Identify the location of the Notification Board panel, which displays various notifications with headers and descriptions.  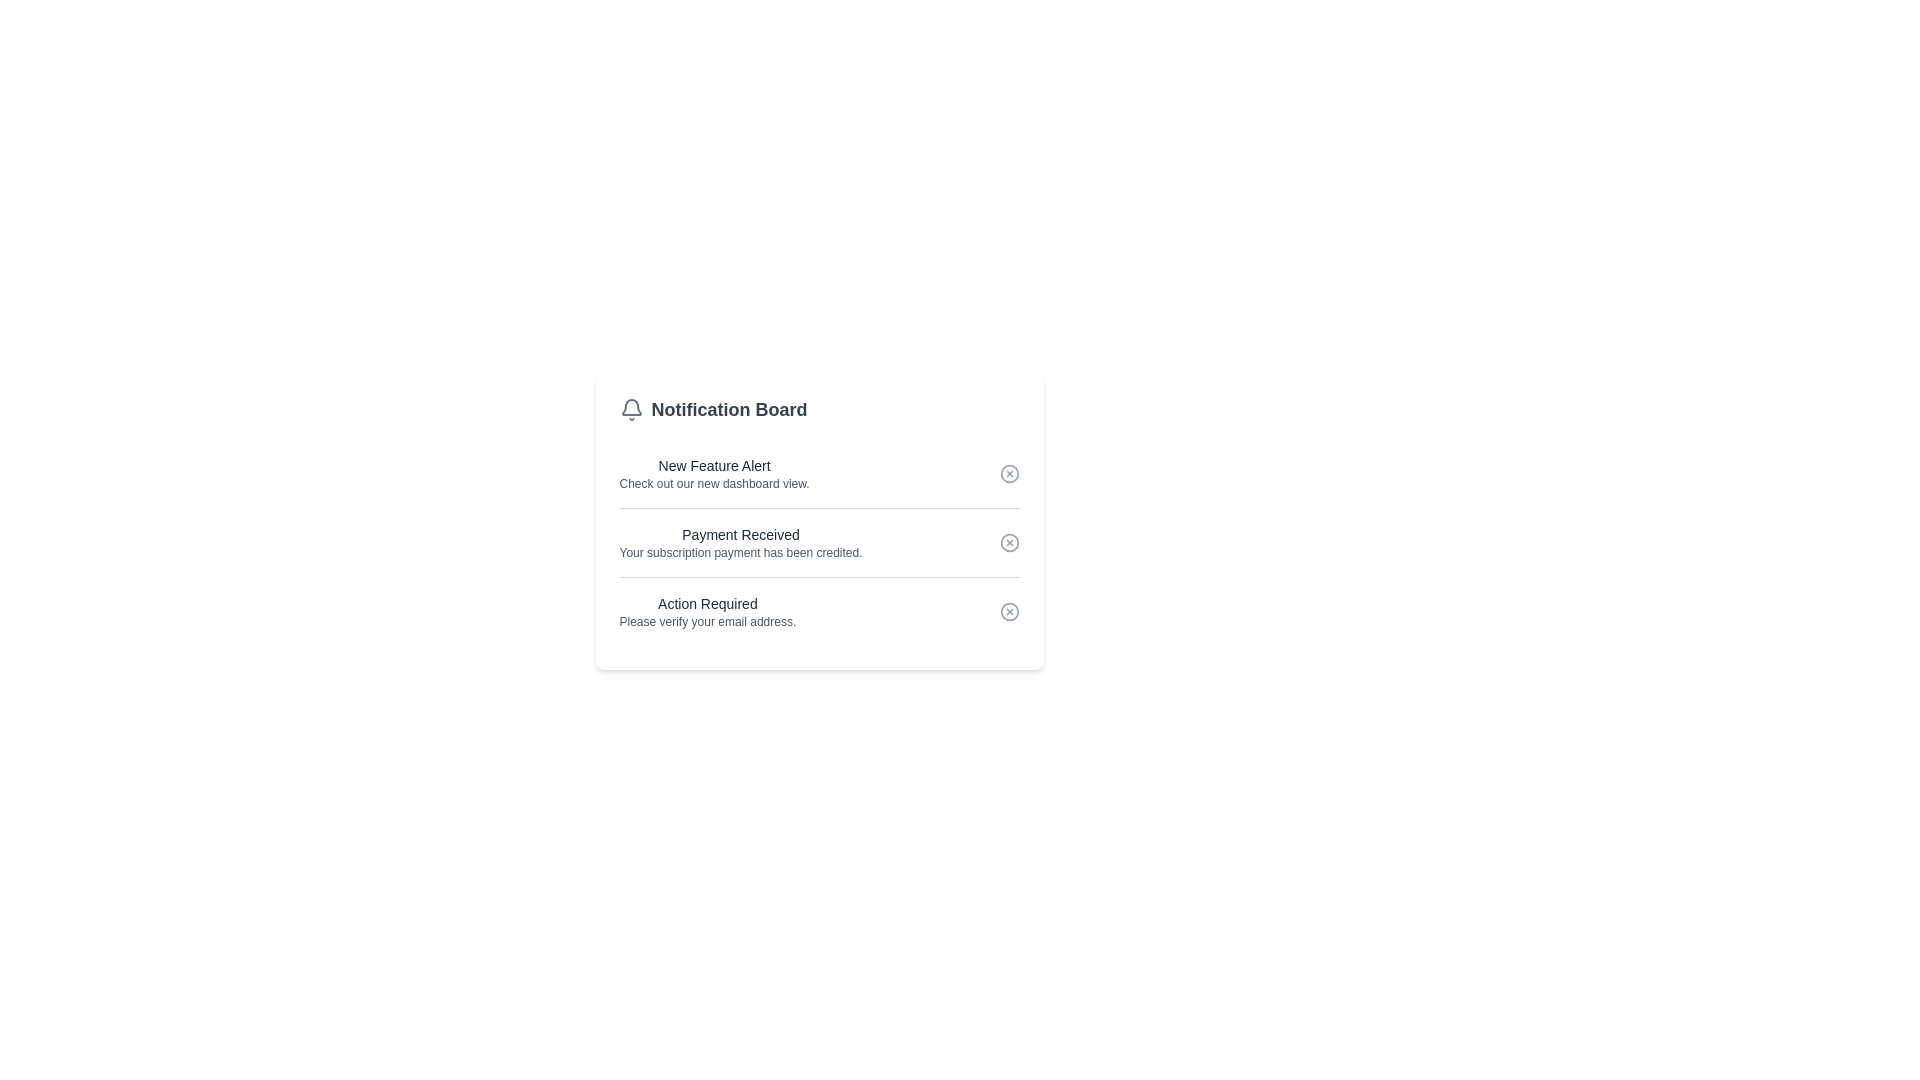
(819, 519).